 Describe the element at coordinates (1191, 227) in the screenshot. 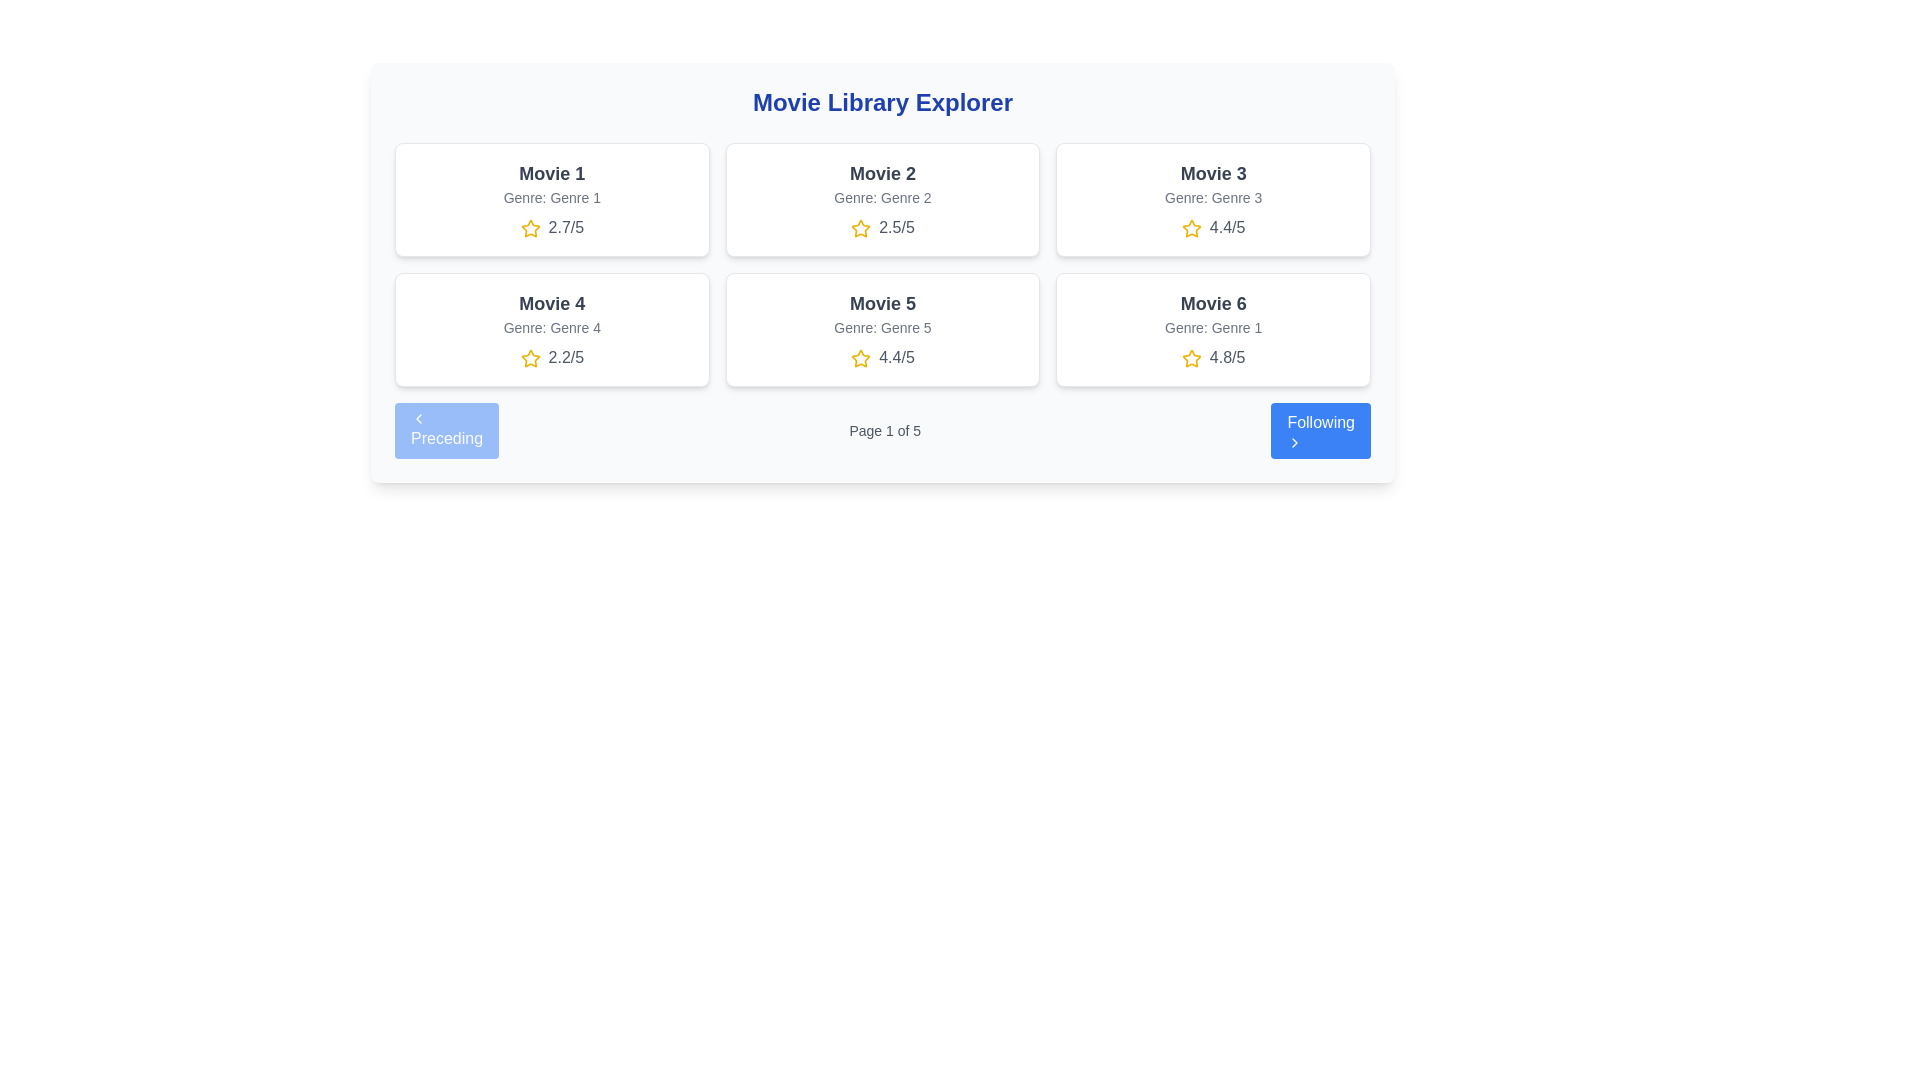

I see `the star-shaped icon representing the rating in the 'Movie 3' card, which is located immediately to the left of the text '4.4/5'` at that location.